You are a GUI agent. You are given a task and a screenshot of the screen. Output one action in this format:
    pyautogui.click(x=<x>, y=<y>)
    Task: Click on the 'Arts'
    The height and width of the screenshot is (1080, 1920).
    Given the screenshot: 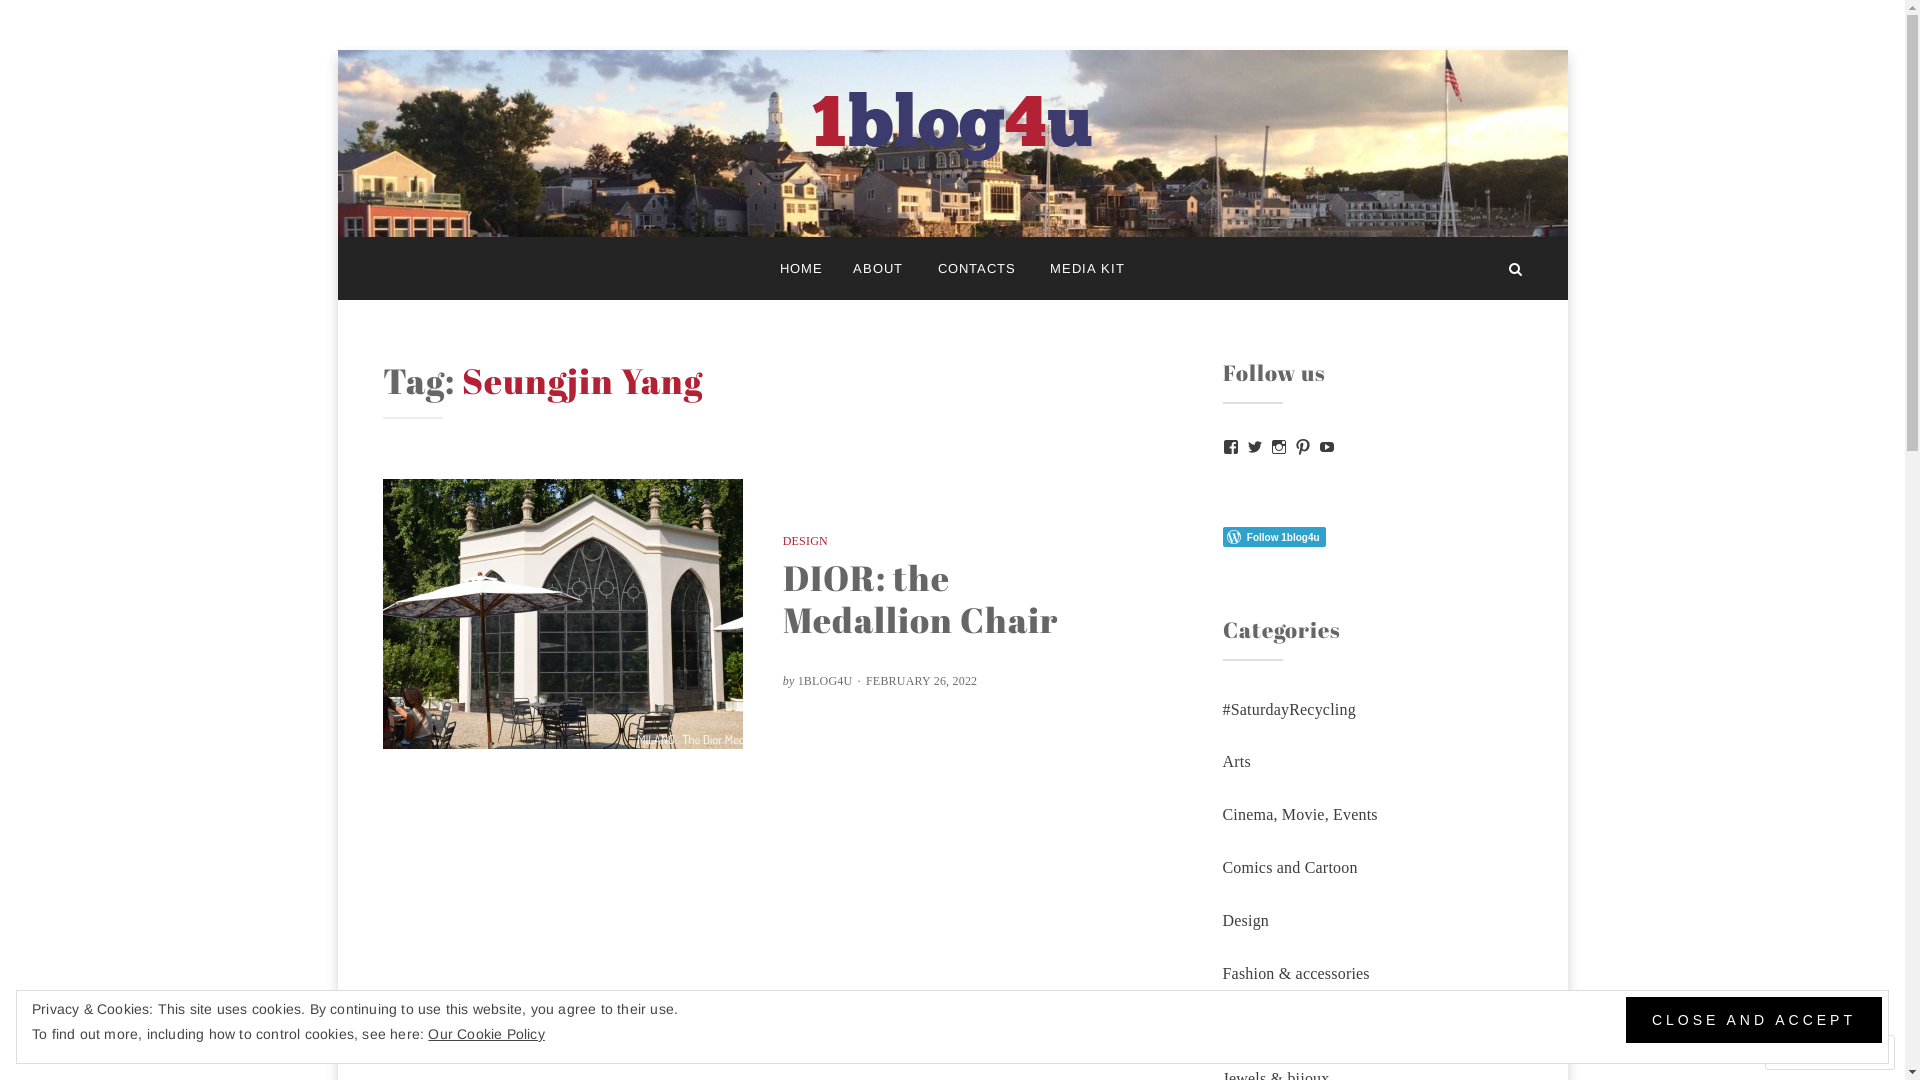 What is the action you would take?
    pyautogui.click(x=1235, y=761)
    